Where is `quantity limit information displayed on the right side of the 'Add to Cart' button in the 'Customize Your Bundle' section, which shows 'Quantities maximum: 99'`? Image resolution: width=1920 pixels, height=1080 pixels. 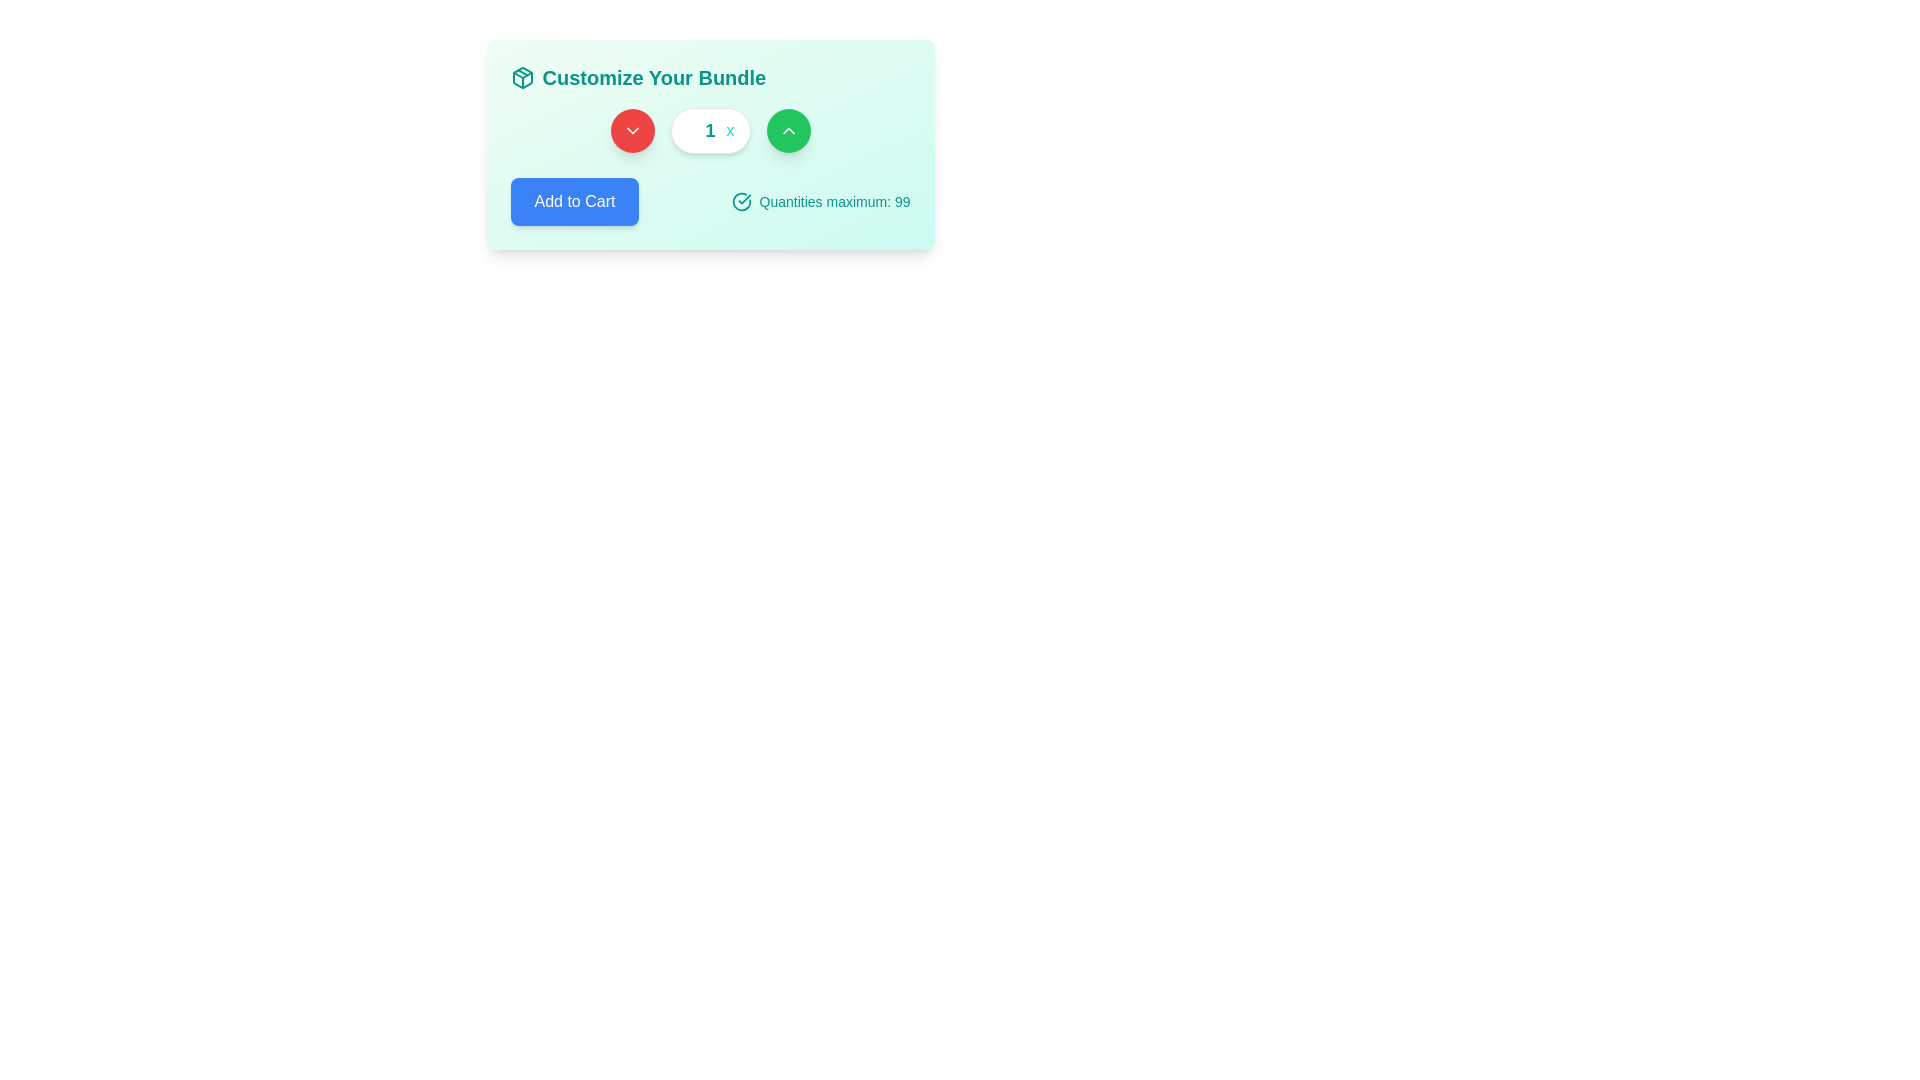 quantity limit information displayed on the right side of the 'Add to Cart' button in the 'Customize Your Bundle' section, which shows 'Quantities maximum: 99' is located at coordinates (710, 201).